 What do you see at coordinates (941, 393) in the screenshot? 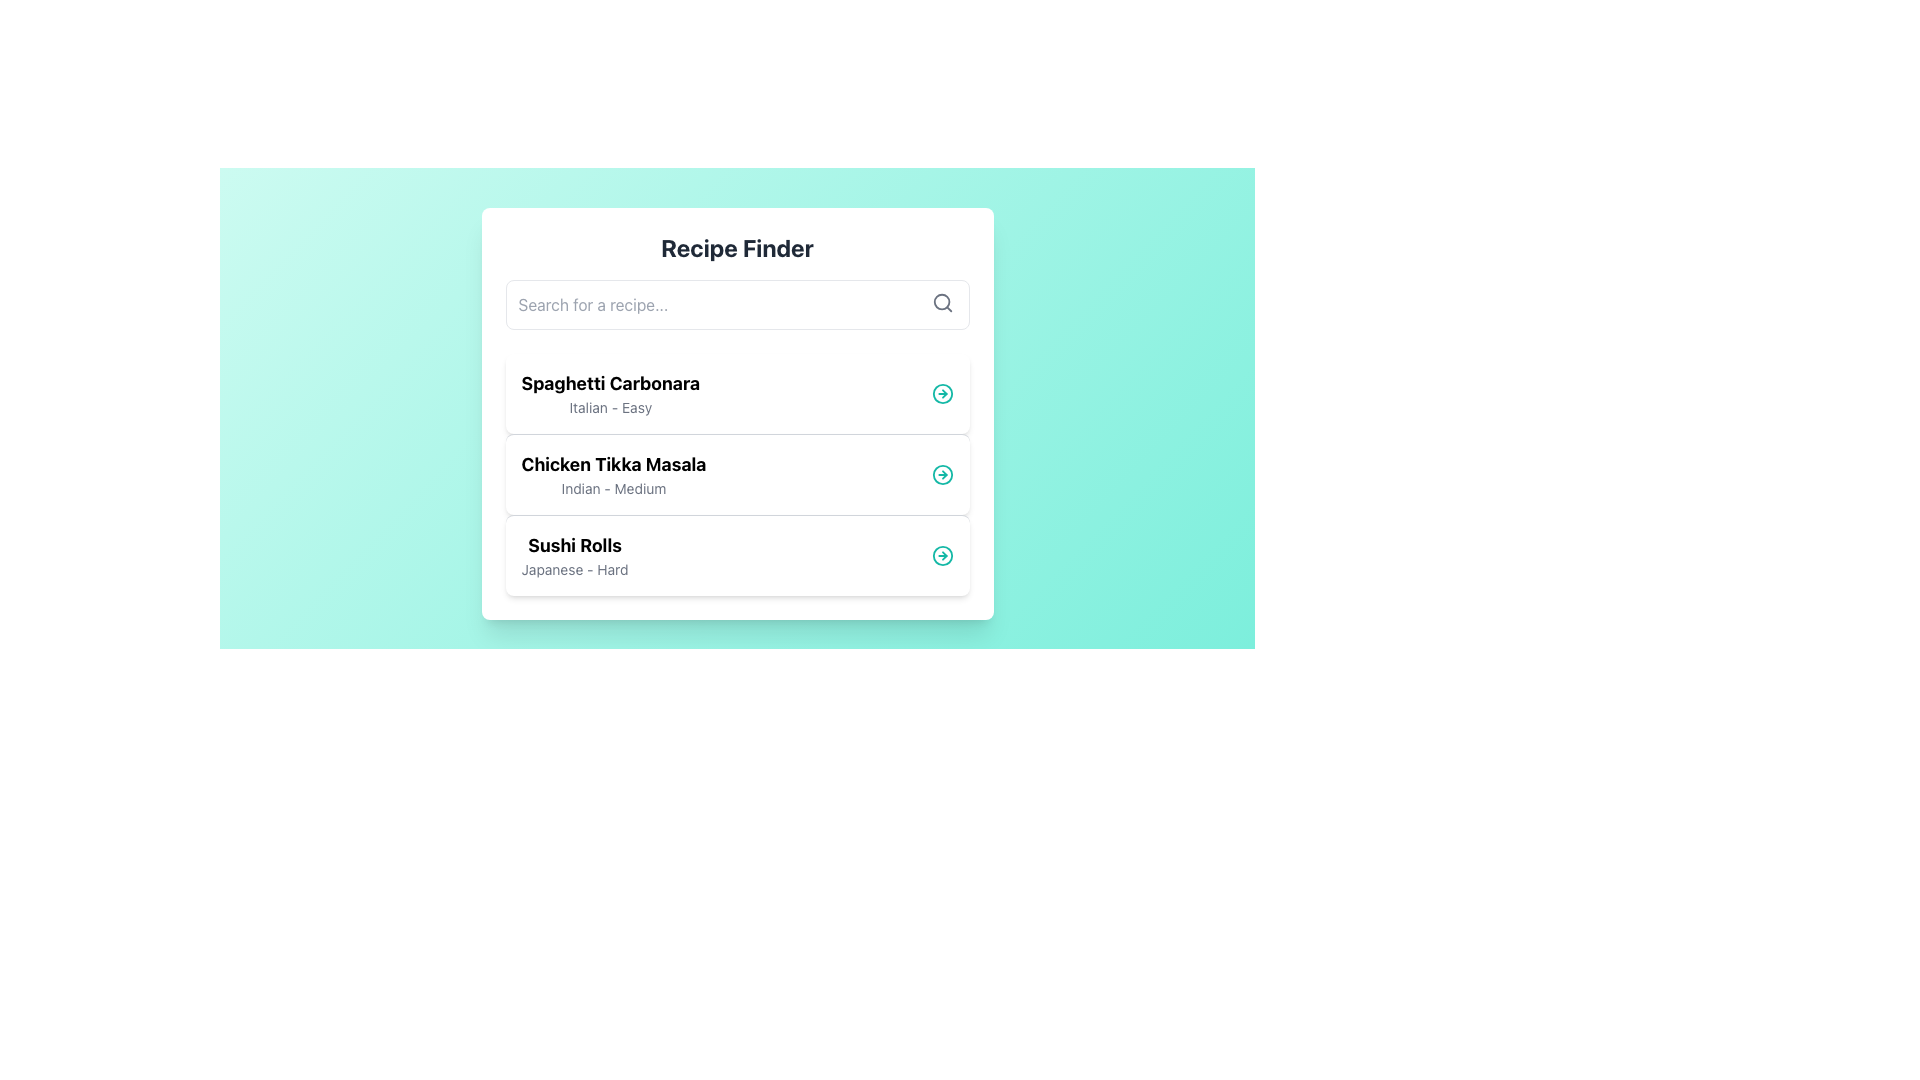
I see `the circular indicator element next to the 'Spaghetti Carbonara' recipe in the 'Recipe Finder' interface` at bounding box center [941, 393].